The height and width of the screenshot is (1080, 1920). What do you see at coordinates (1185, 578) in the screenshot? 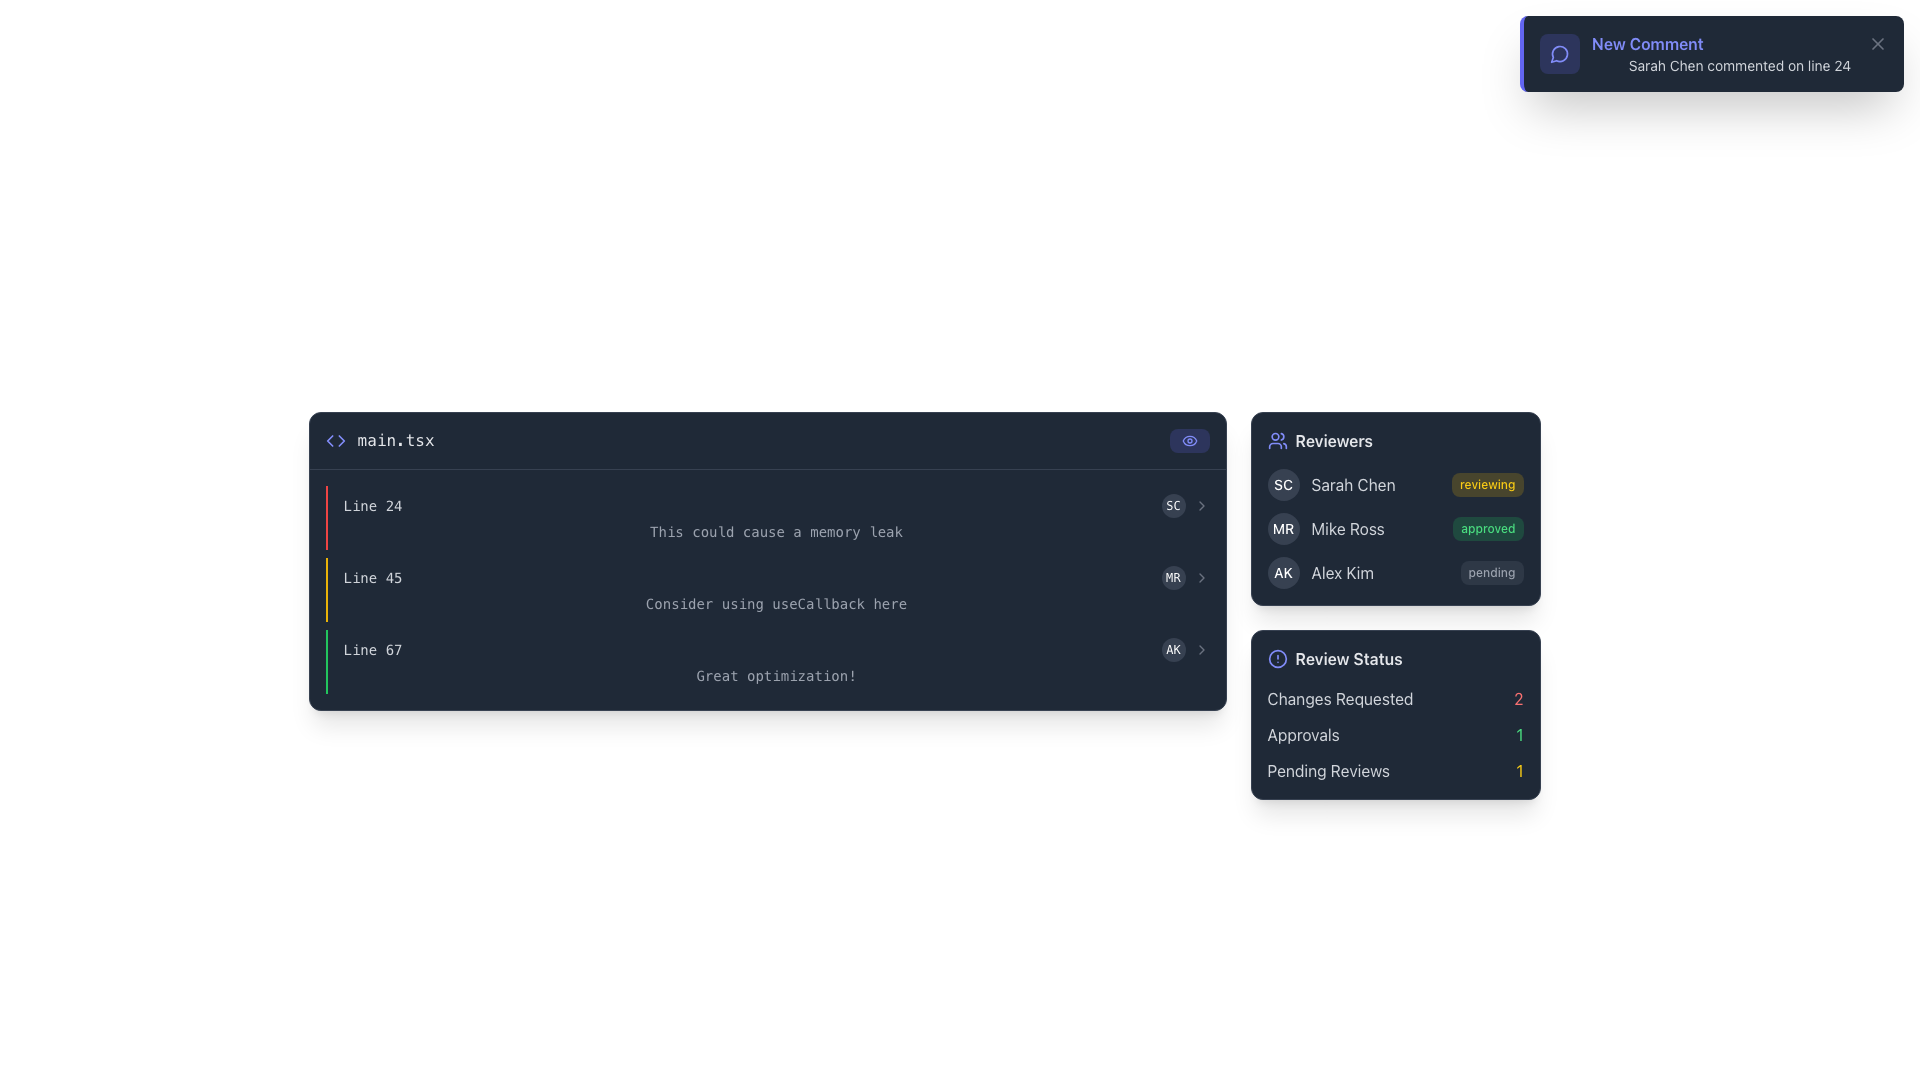
I see `the badge displaying the initials 'MR' located` at bounding box center [1185, 578].